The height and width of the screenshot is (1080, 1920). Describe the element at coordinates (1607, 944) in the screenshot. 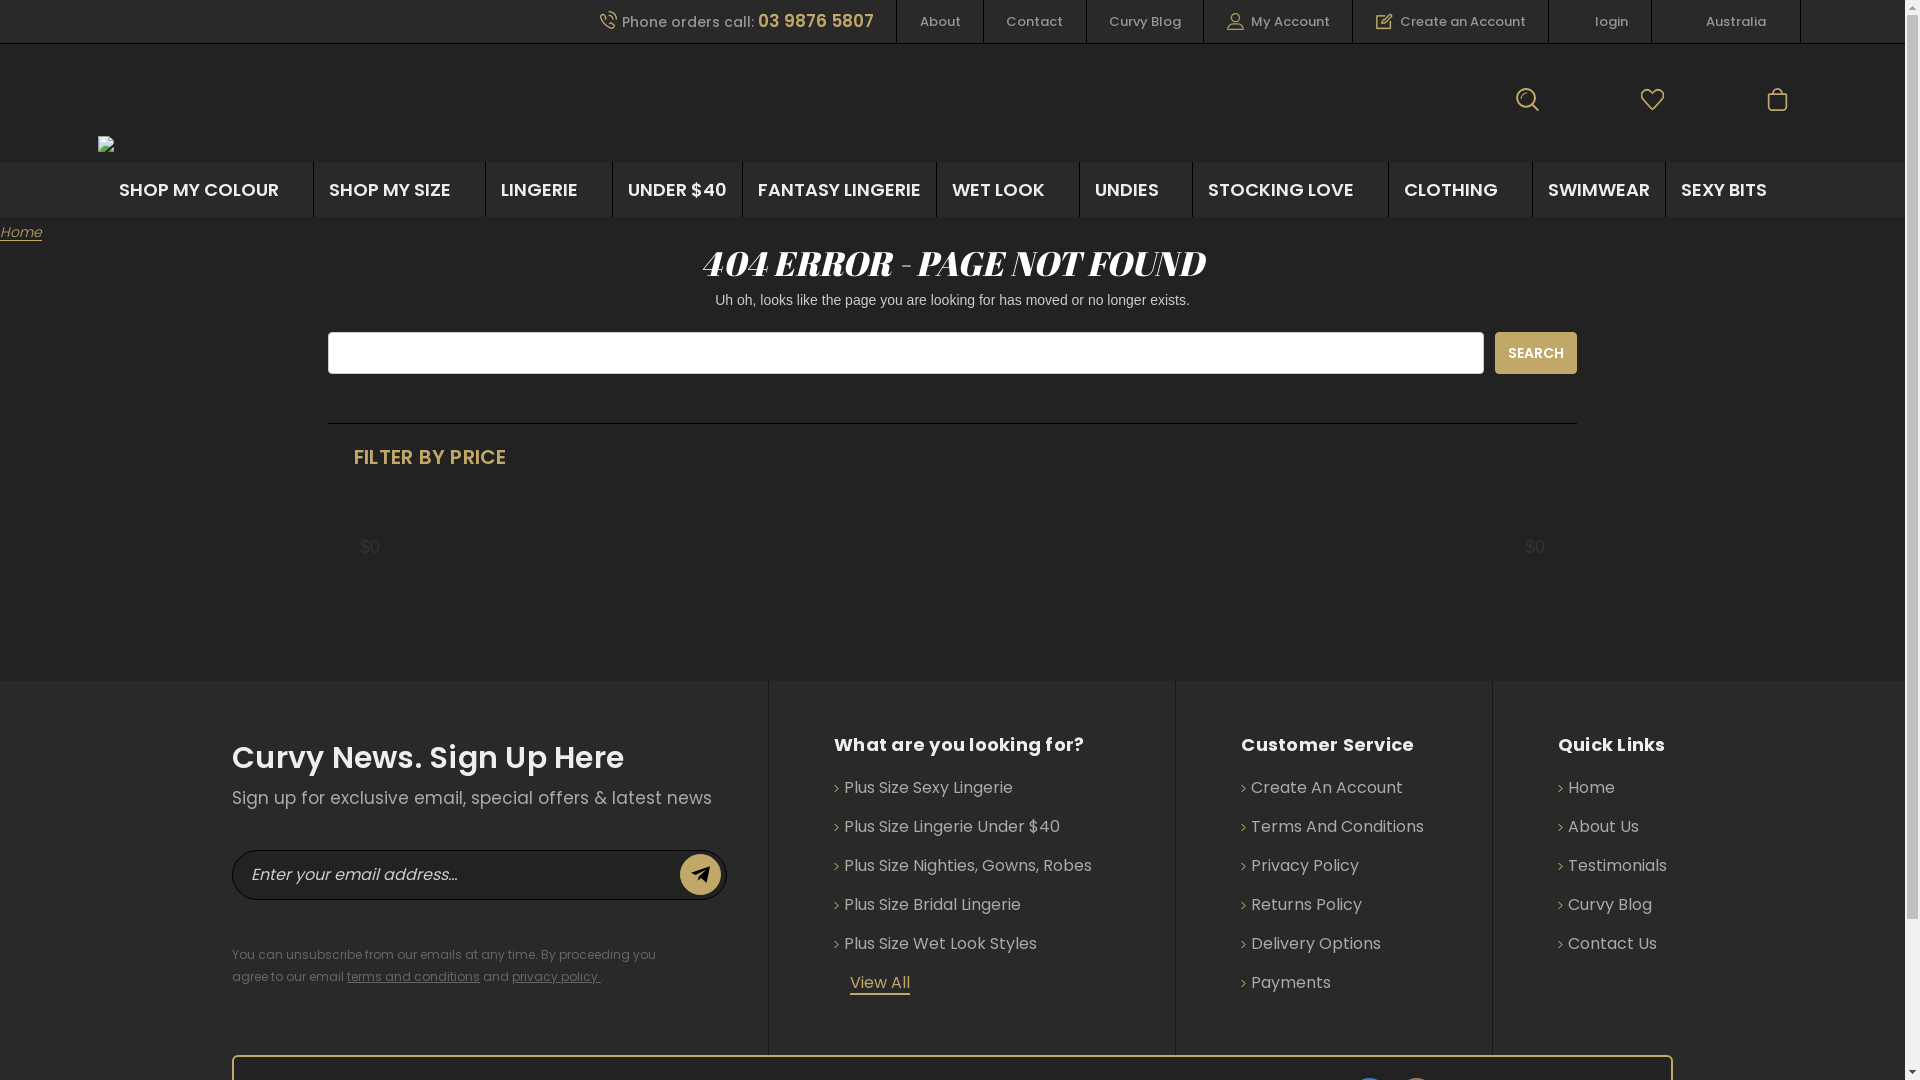

I see `'Contact Us'` at that location.